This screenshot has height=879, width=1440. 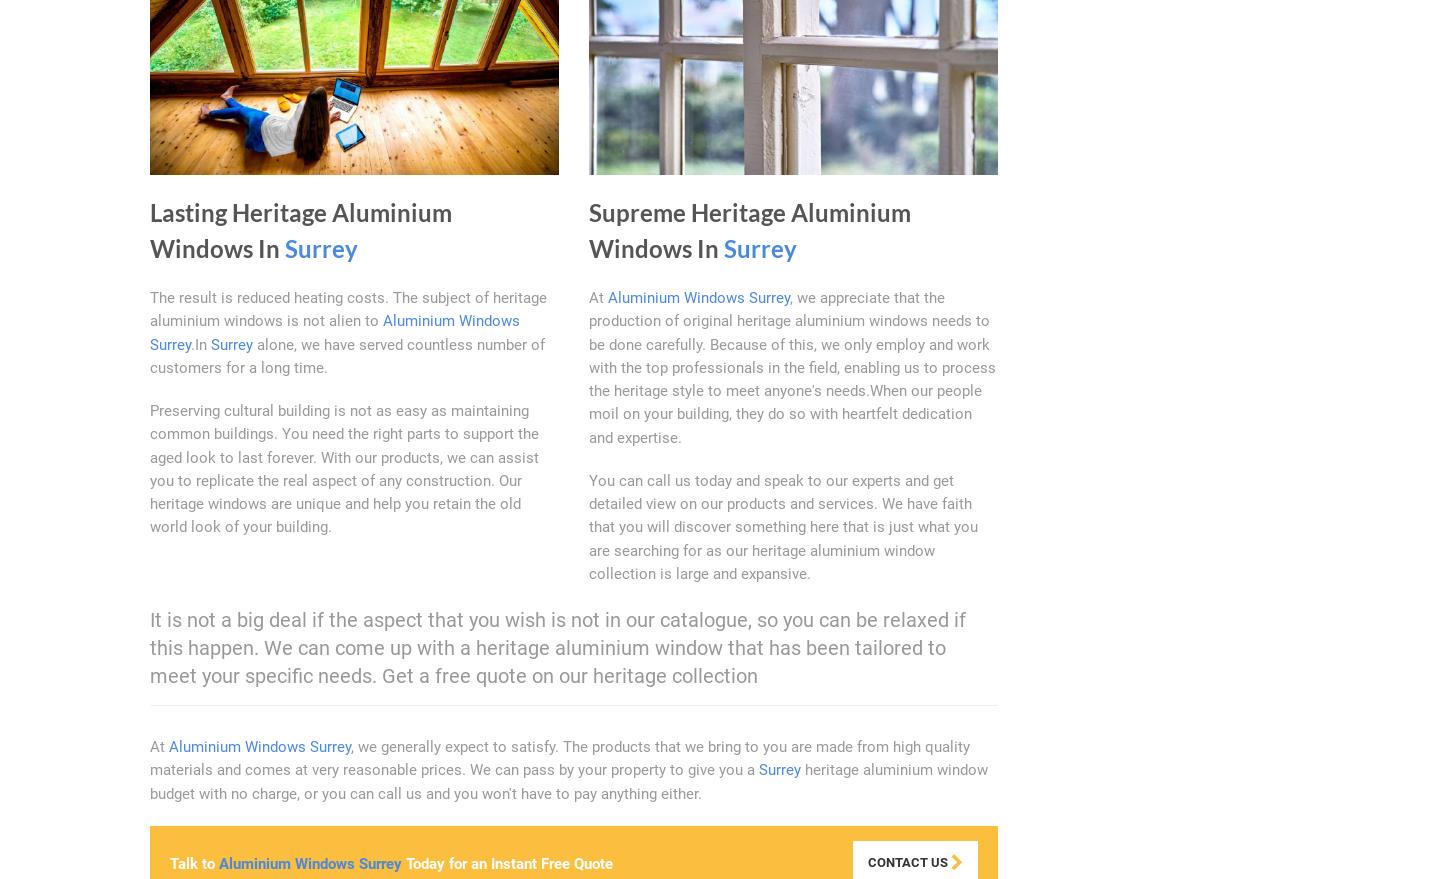 What do you see at coordinates (201, 343) in the screenshot?
I see `'.In'` at bounding box center [201, 343].